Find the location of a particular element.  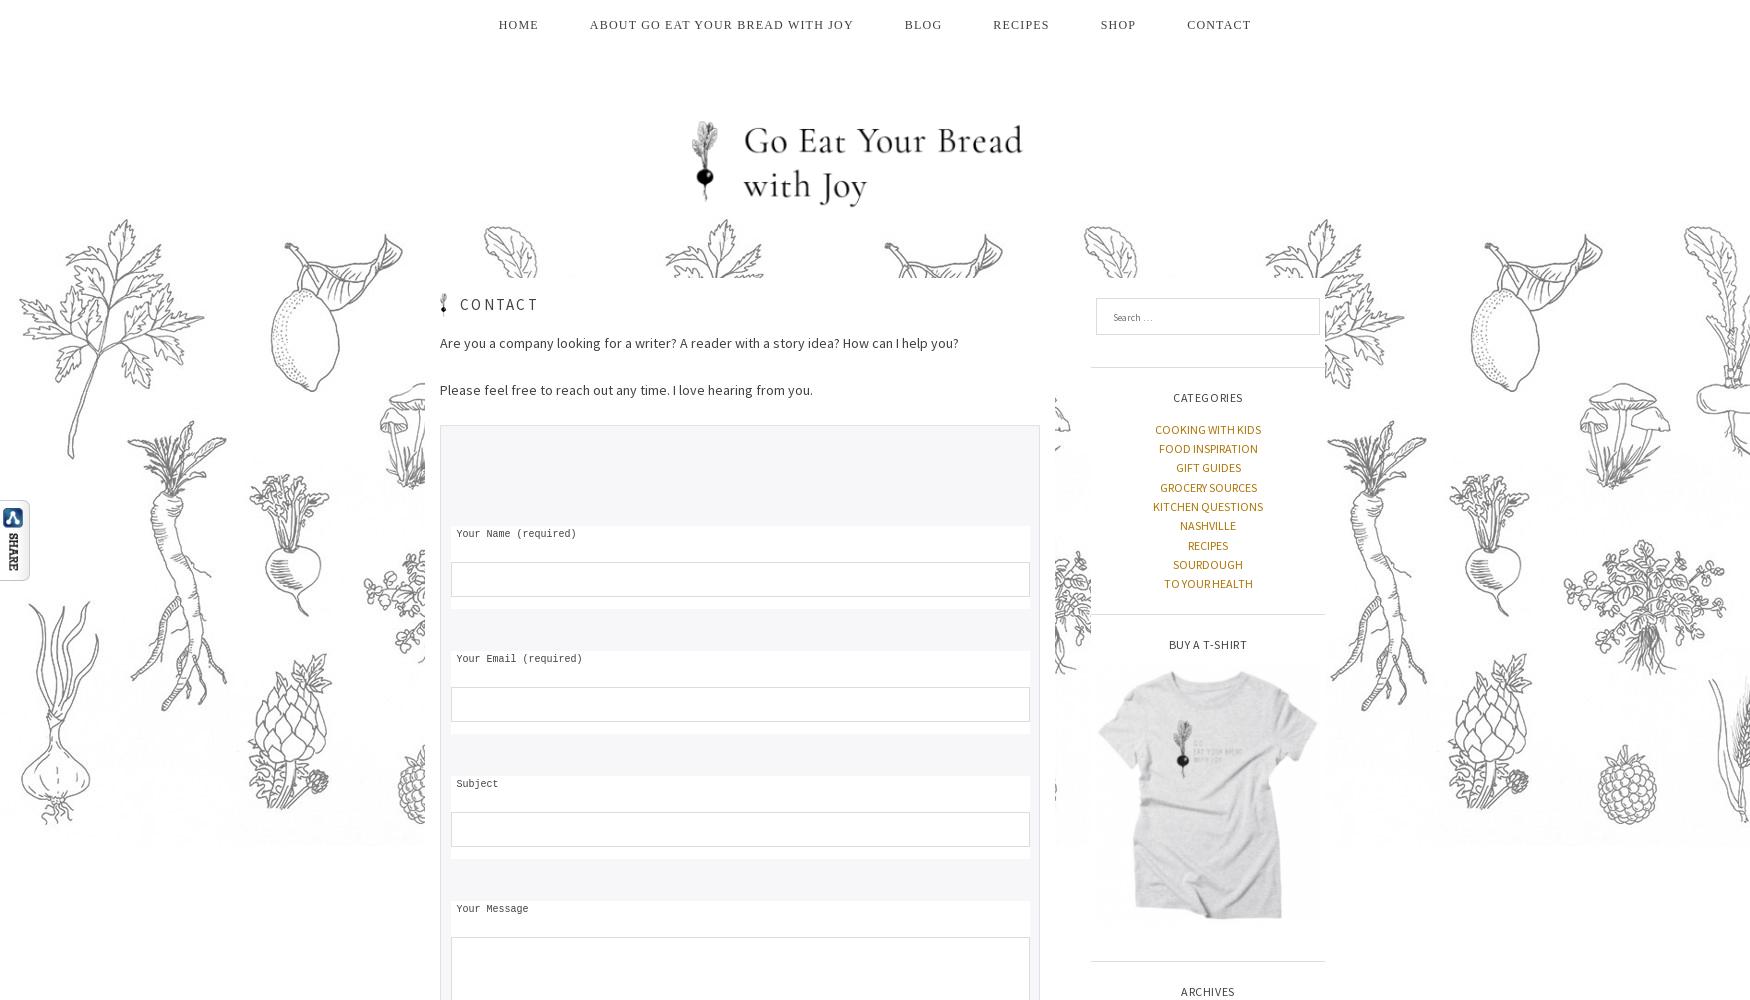

'Are you a company looking for a writer? A reader with a story idea? How can I help you?' is located at coordinates (699, 342).